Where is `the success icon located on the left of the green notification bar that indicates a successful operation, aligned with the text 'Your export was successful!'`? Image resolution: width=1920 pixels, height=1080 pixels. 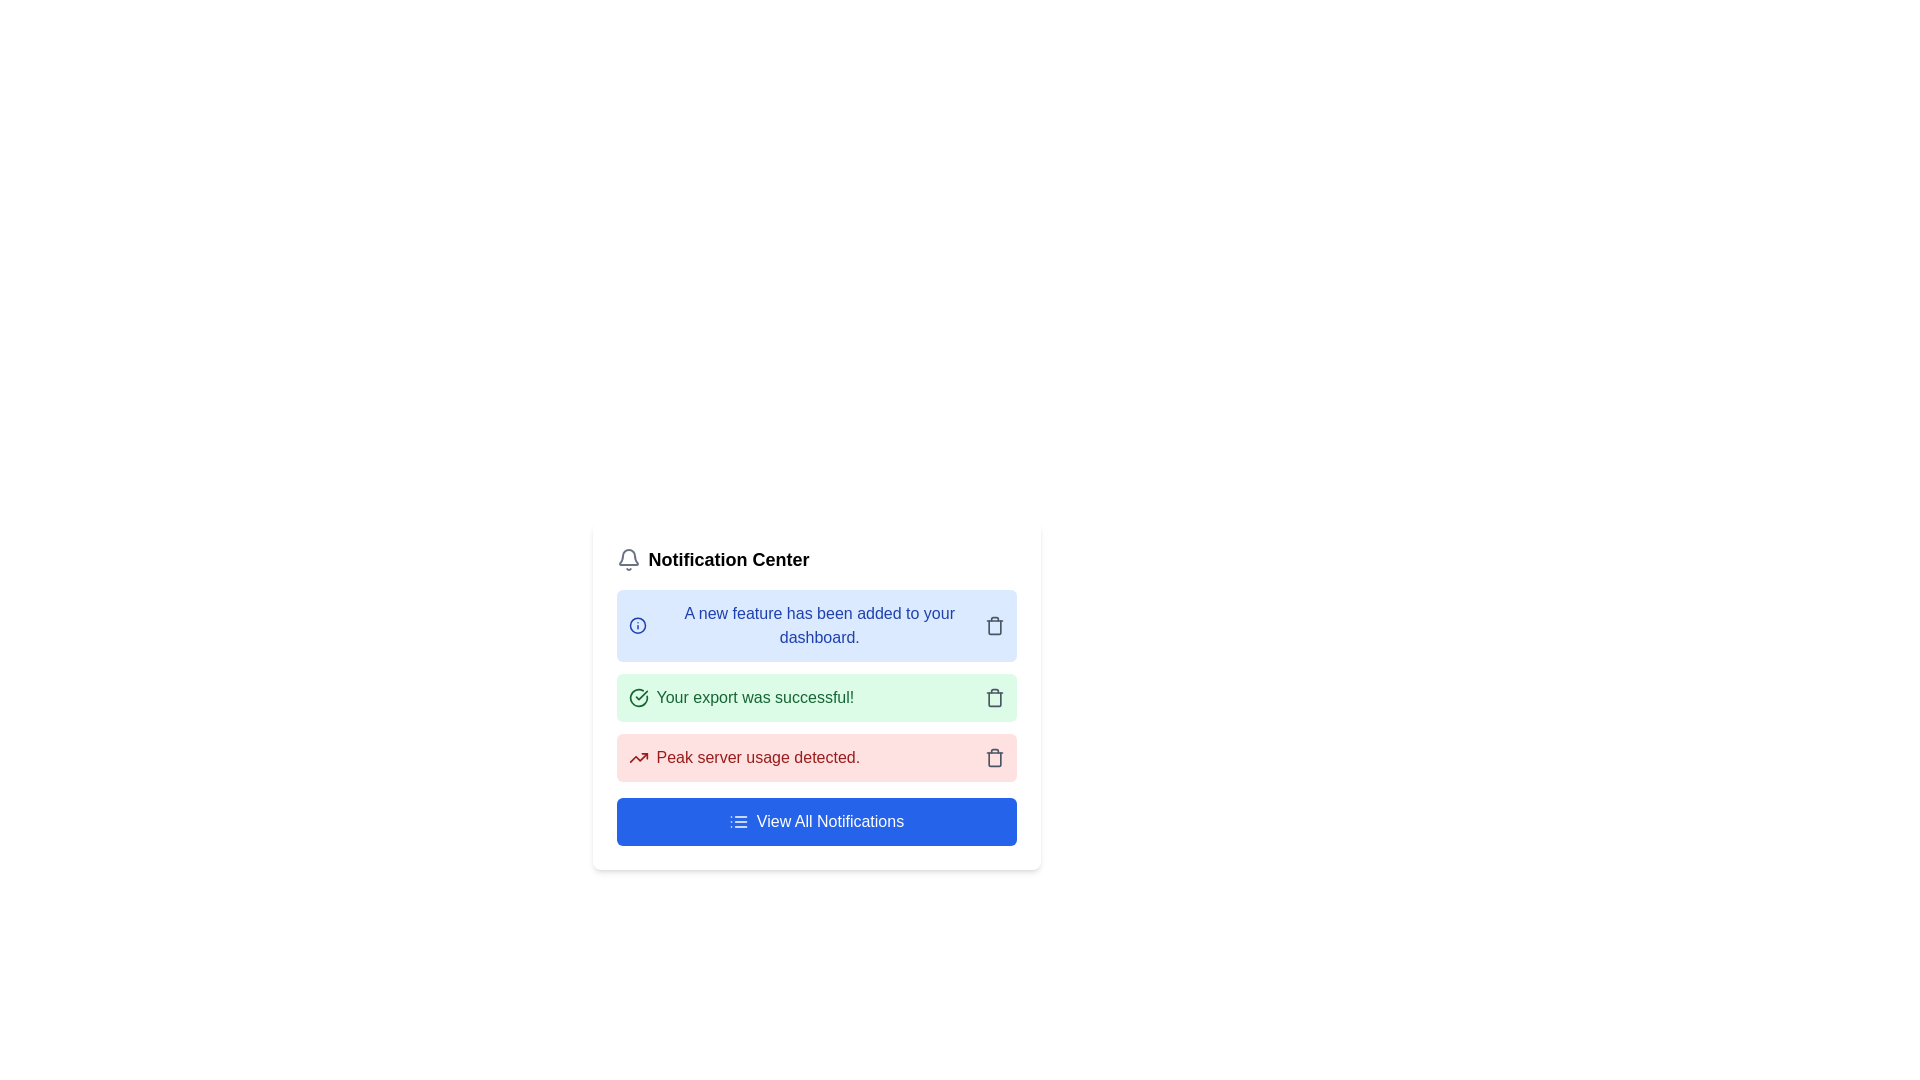
the success icon located on the left of the green notification bar that indicates a successful operation, aligned with the text 'Your export was successful!' is located at coordinates (637, 697).